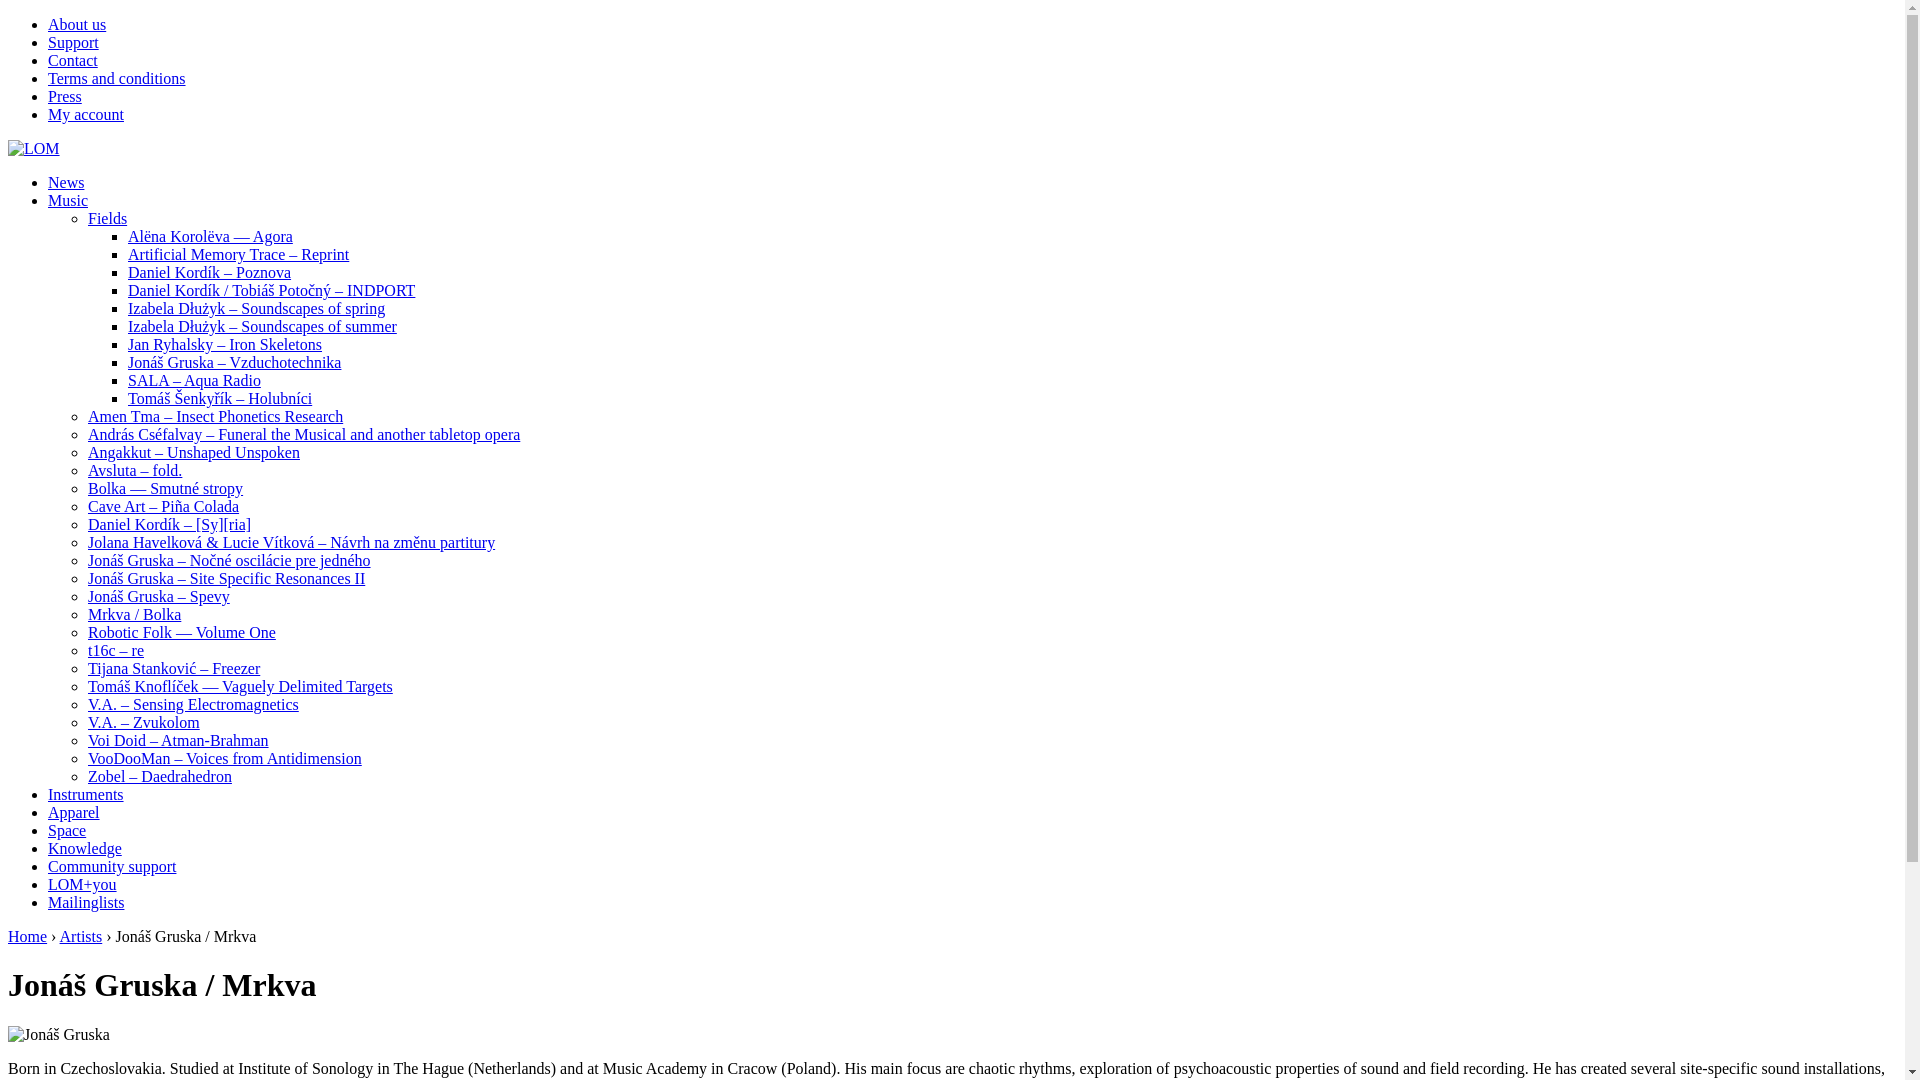  I want to click on 'Mailinglists', so click(85, 902).